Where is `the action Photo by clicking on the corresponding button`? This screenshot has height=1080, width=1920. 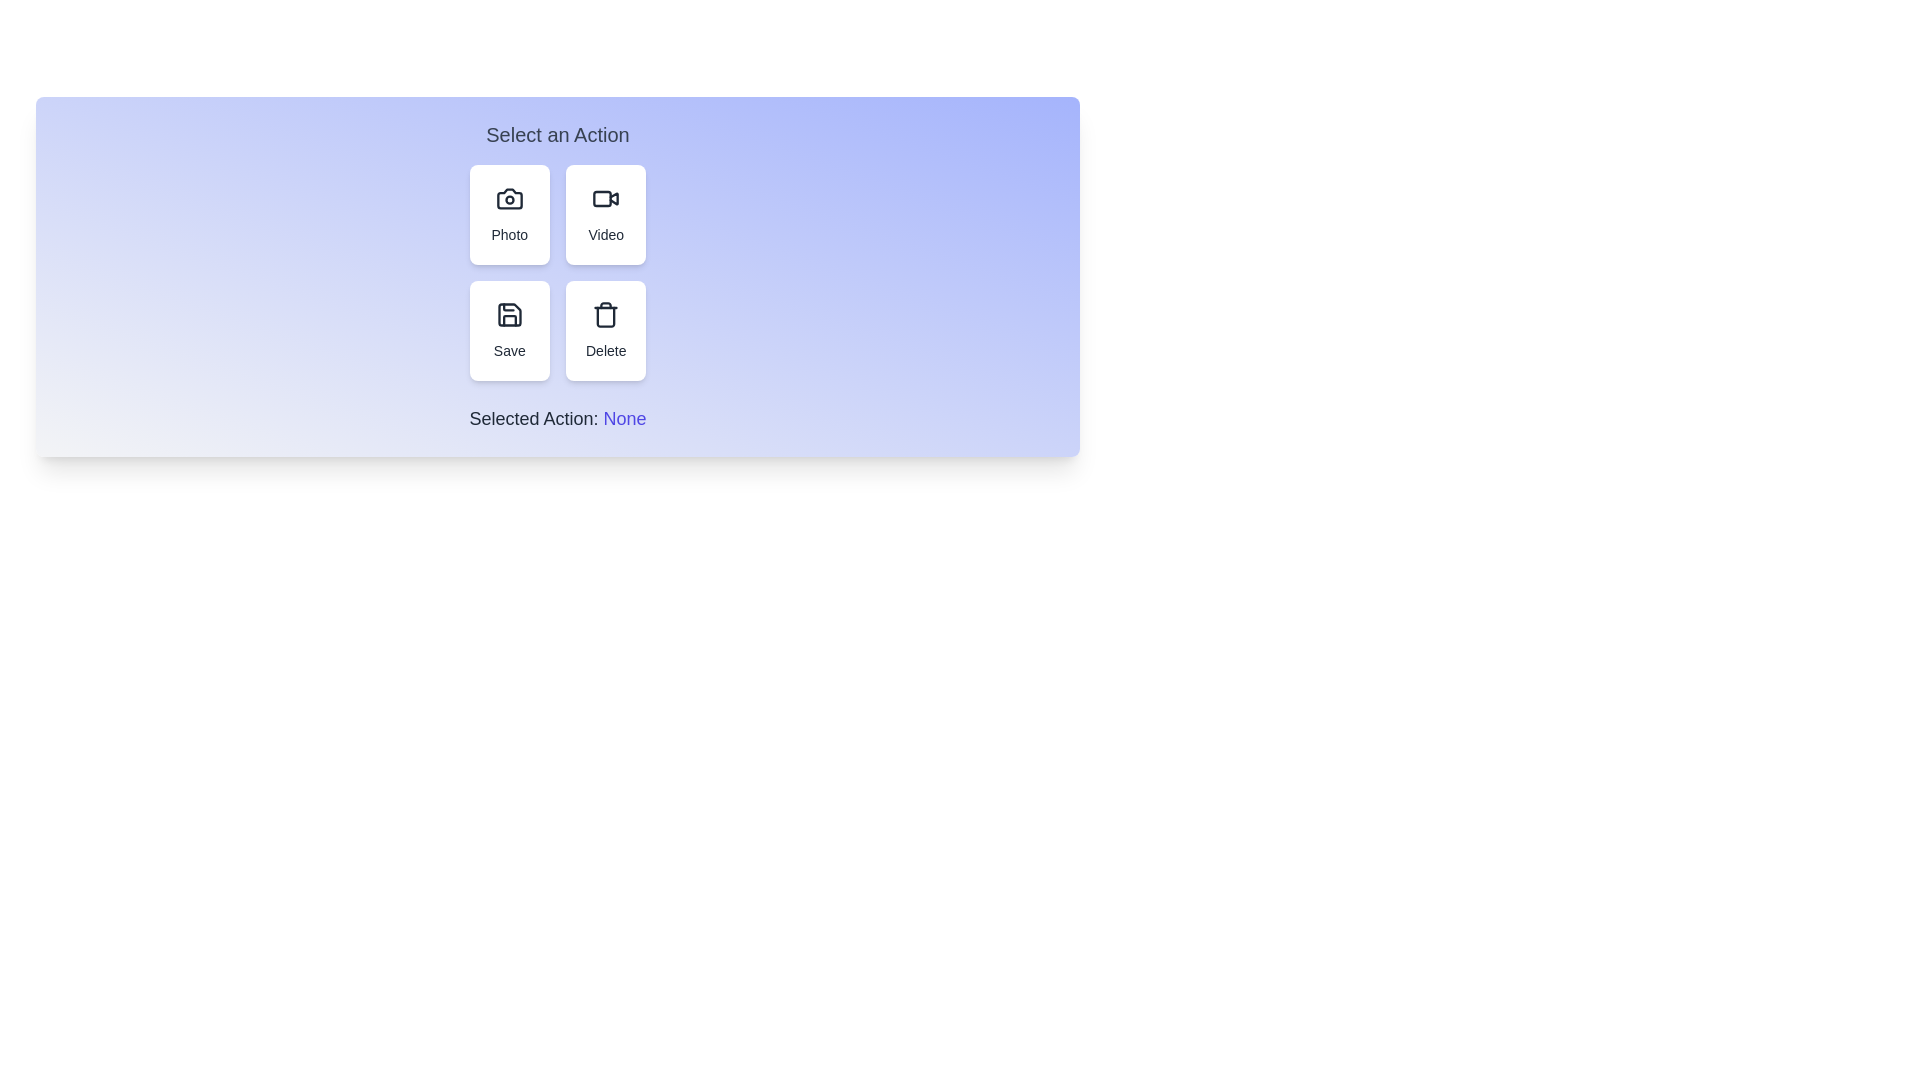 the action Photo by clicking on the corresponding button is located at coordinates (509, 215).